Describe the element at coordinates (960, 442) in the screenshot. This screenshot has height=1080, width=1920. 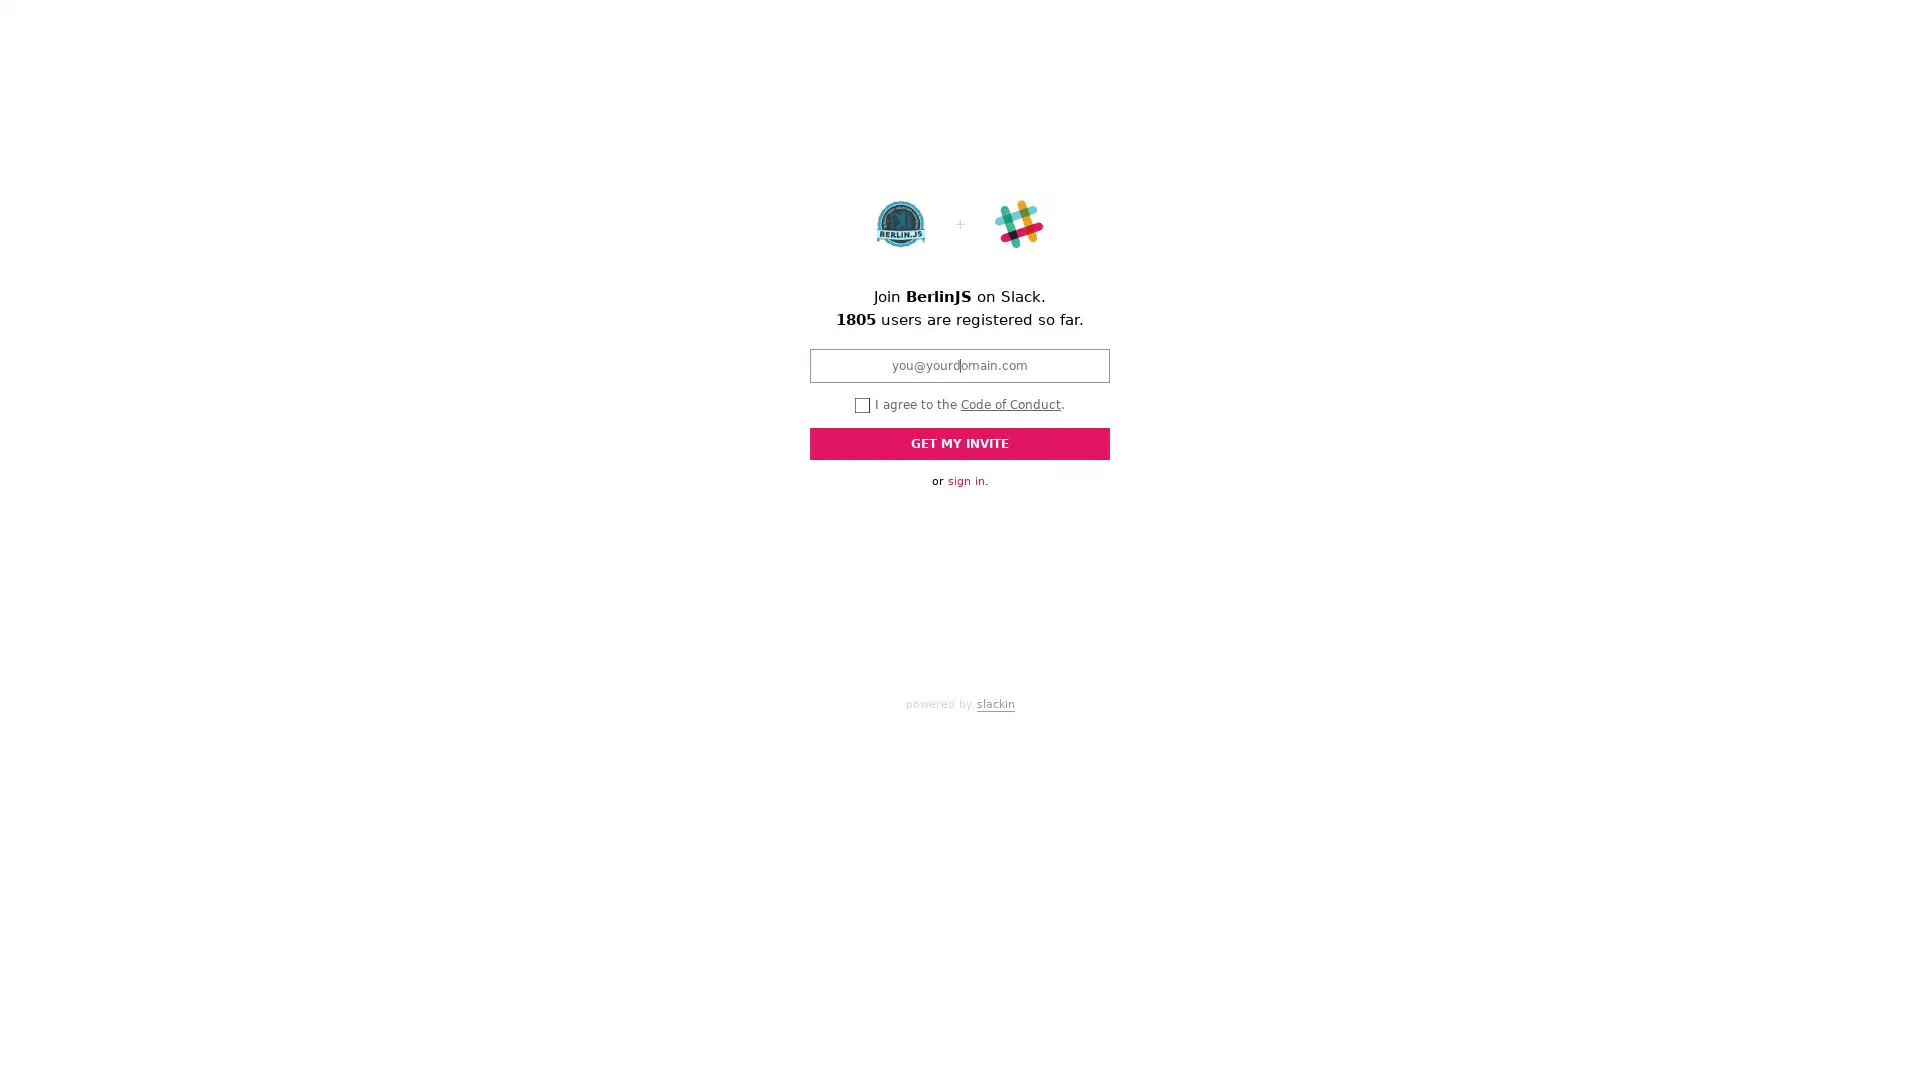
I see `GET MY INVITE` at that location.